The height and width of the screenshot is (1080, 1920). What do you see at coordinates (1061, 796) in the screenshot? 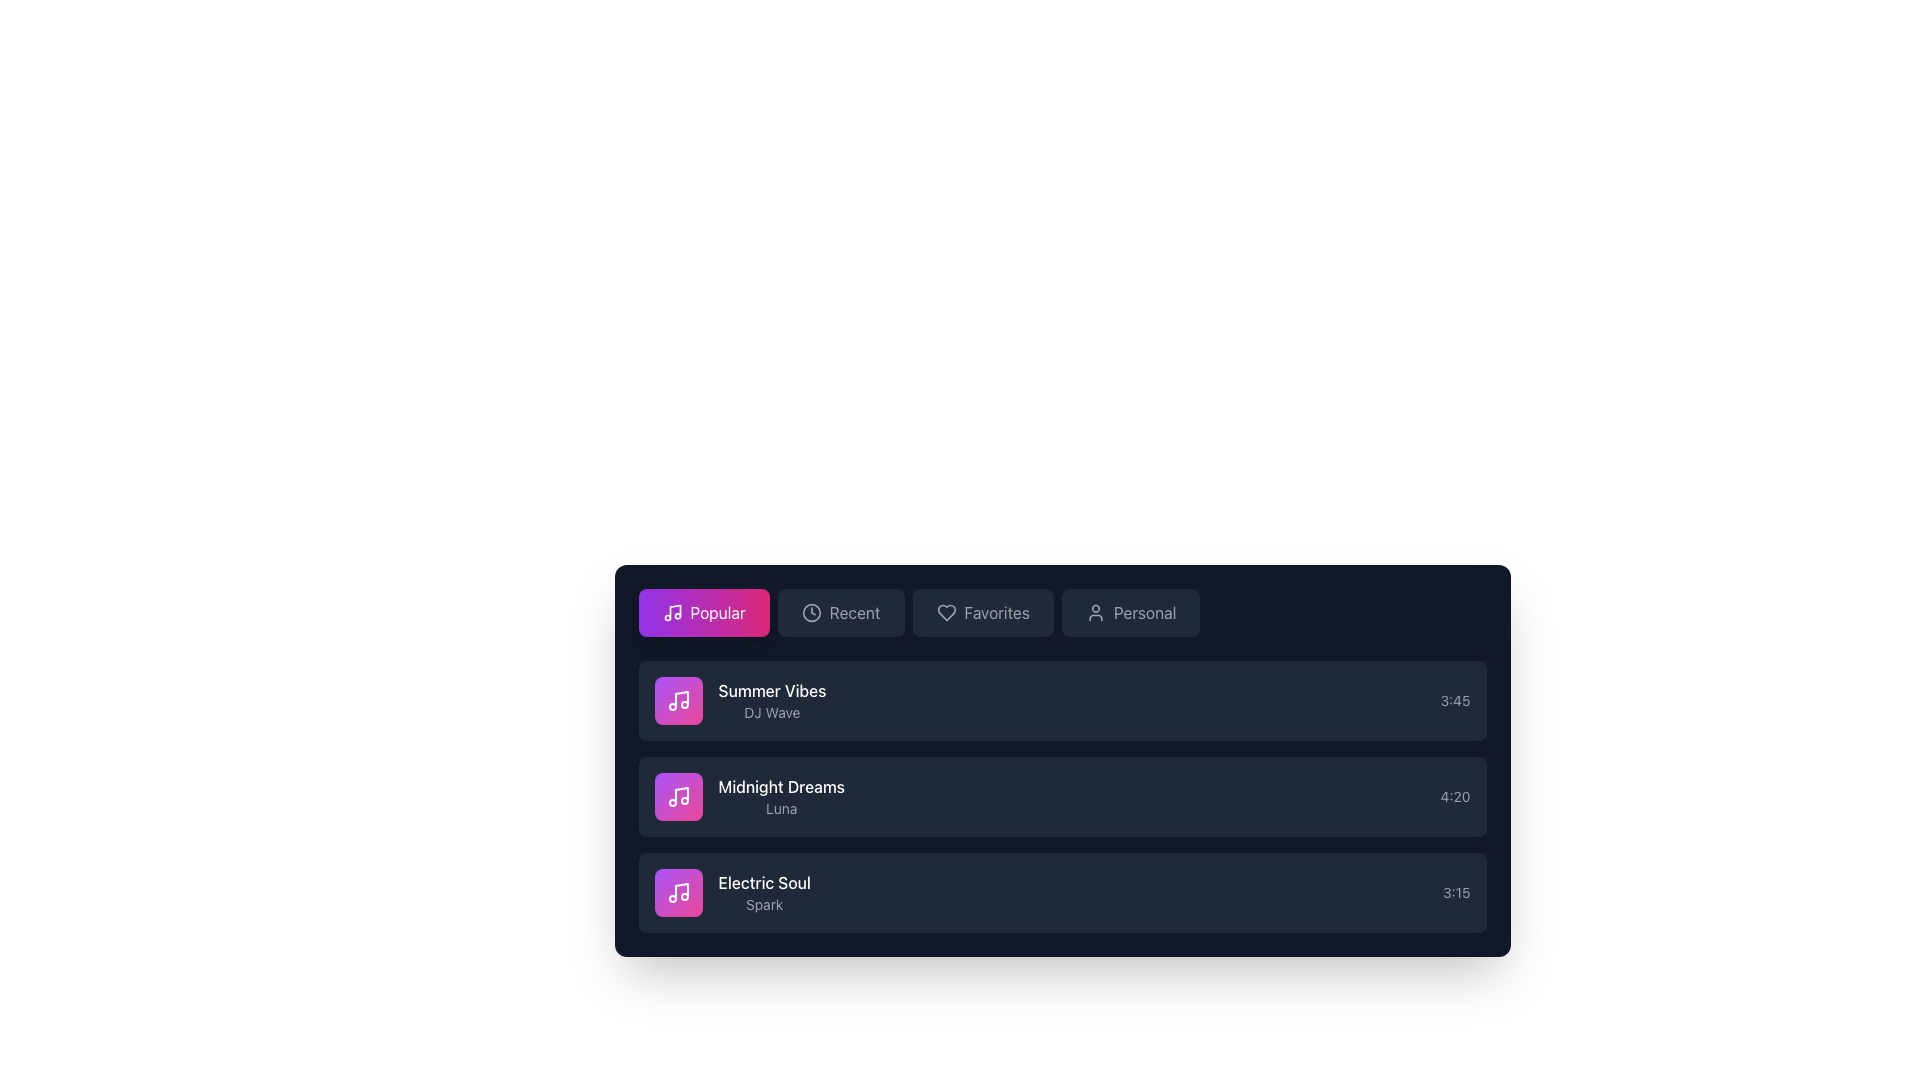
I see `the second music track item` at bounding box center [1061, 796].